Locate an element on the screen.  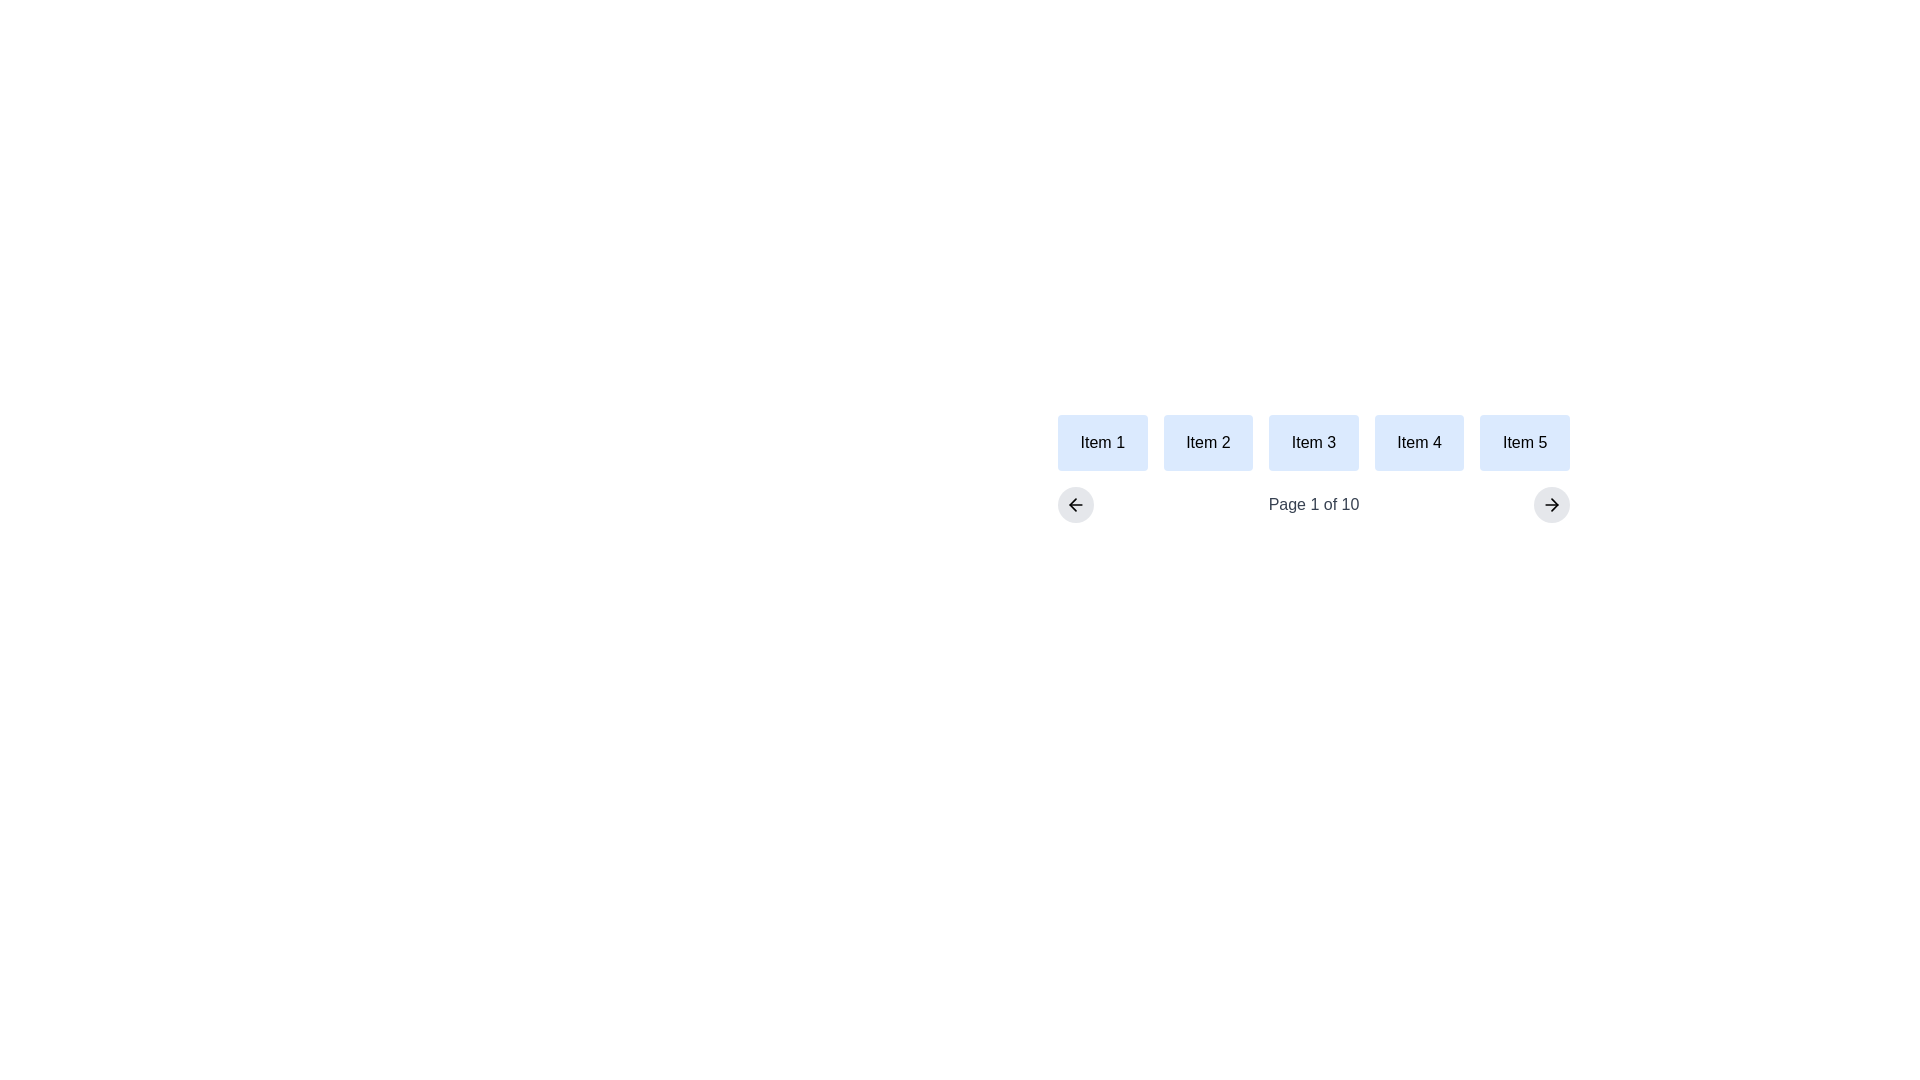
the arrow icon button located at the far-right end of the page navigation section is located at coordinates (1550, 504).